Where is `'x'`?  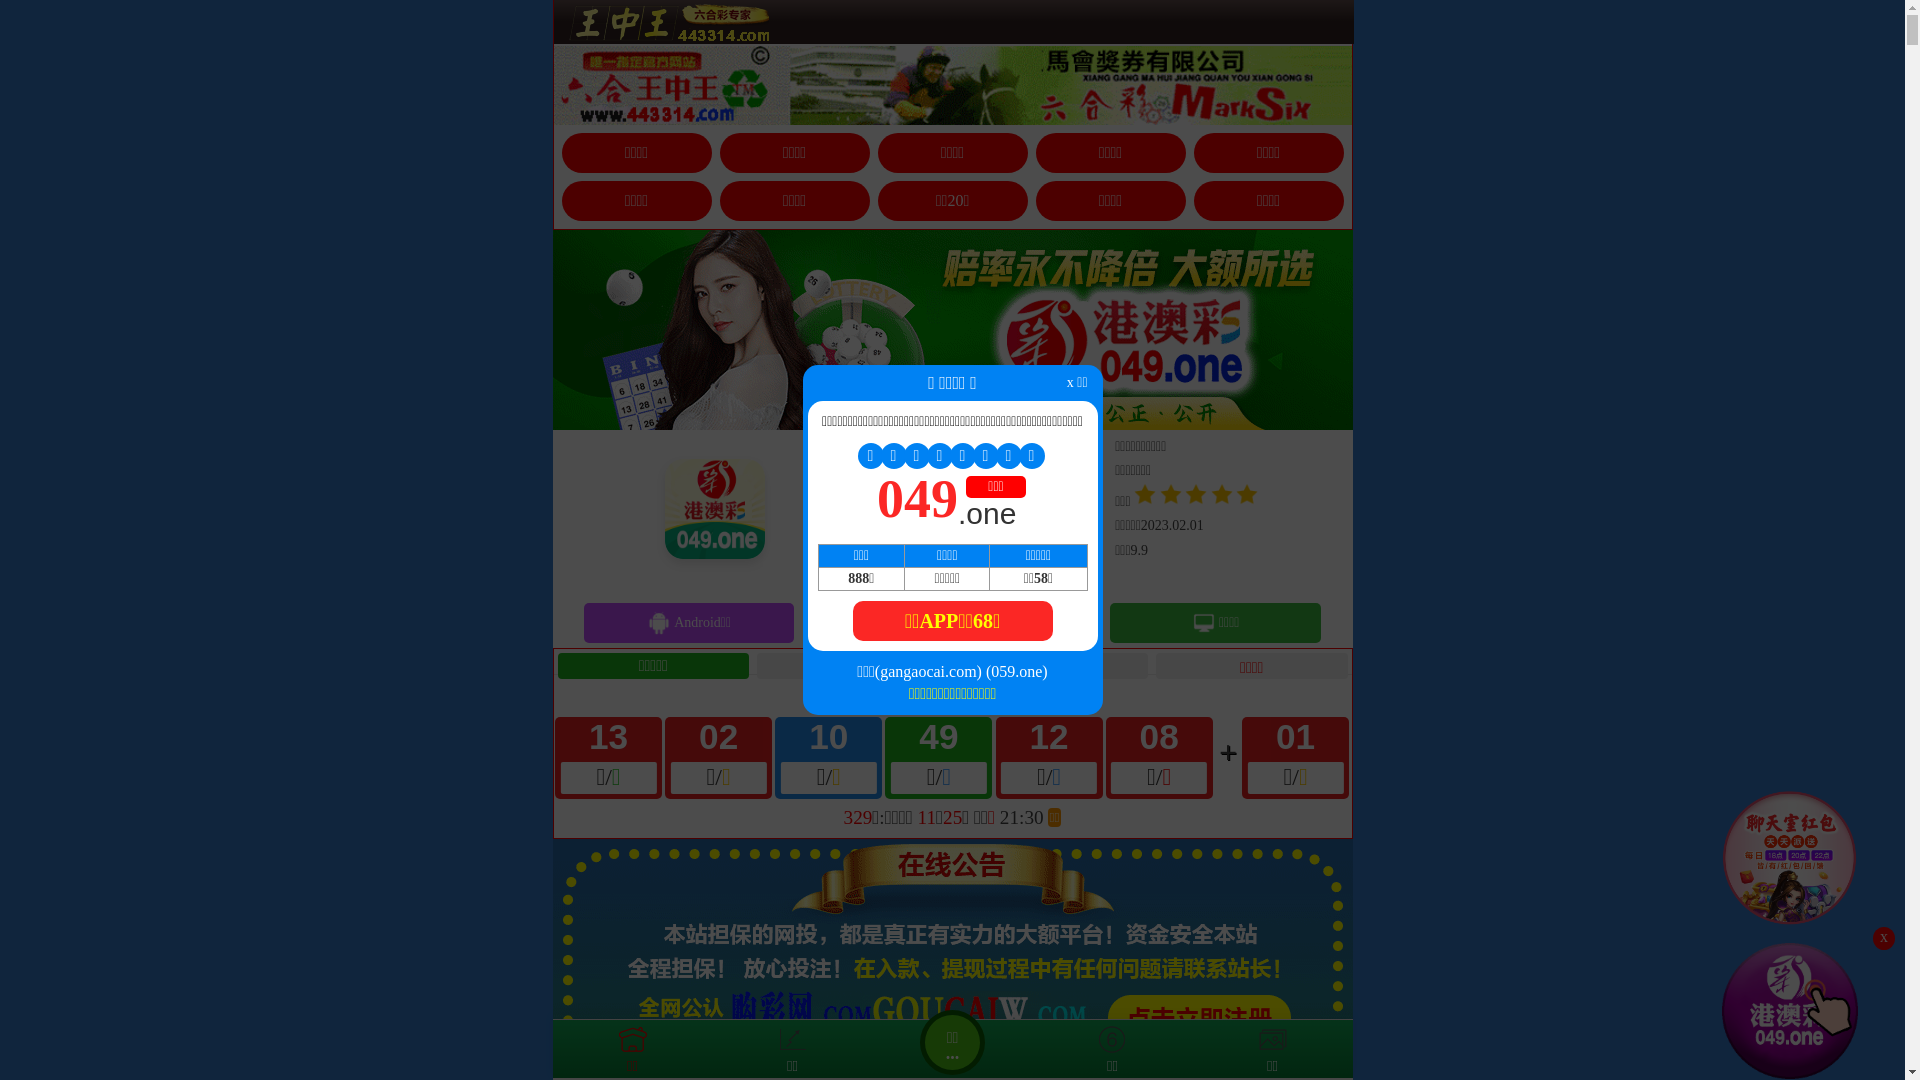
'x' is located at coordinates (1882, 938).